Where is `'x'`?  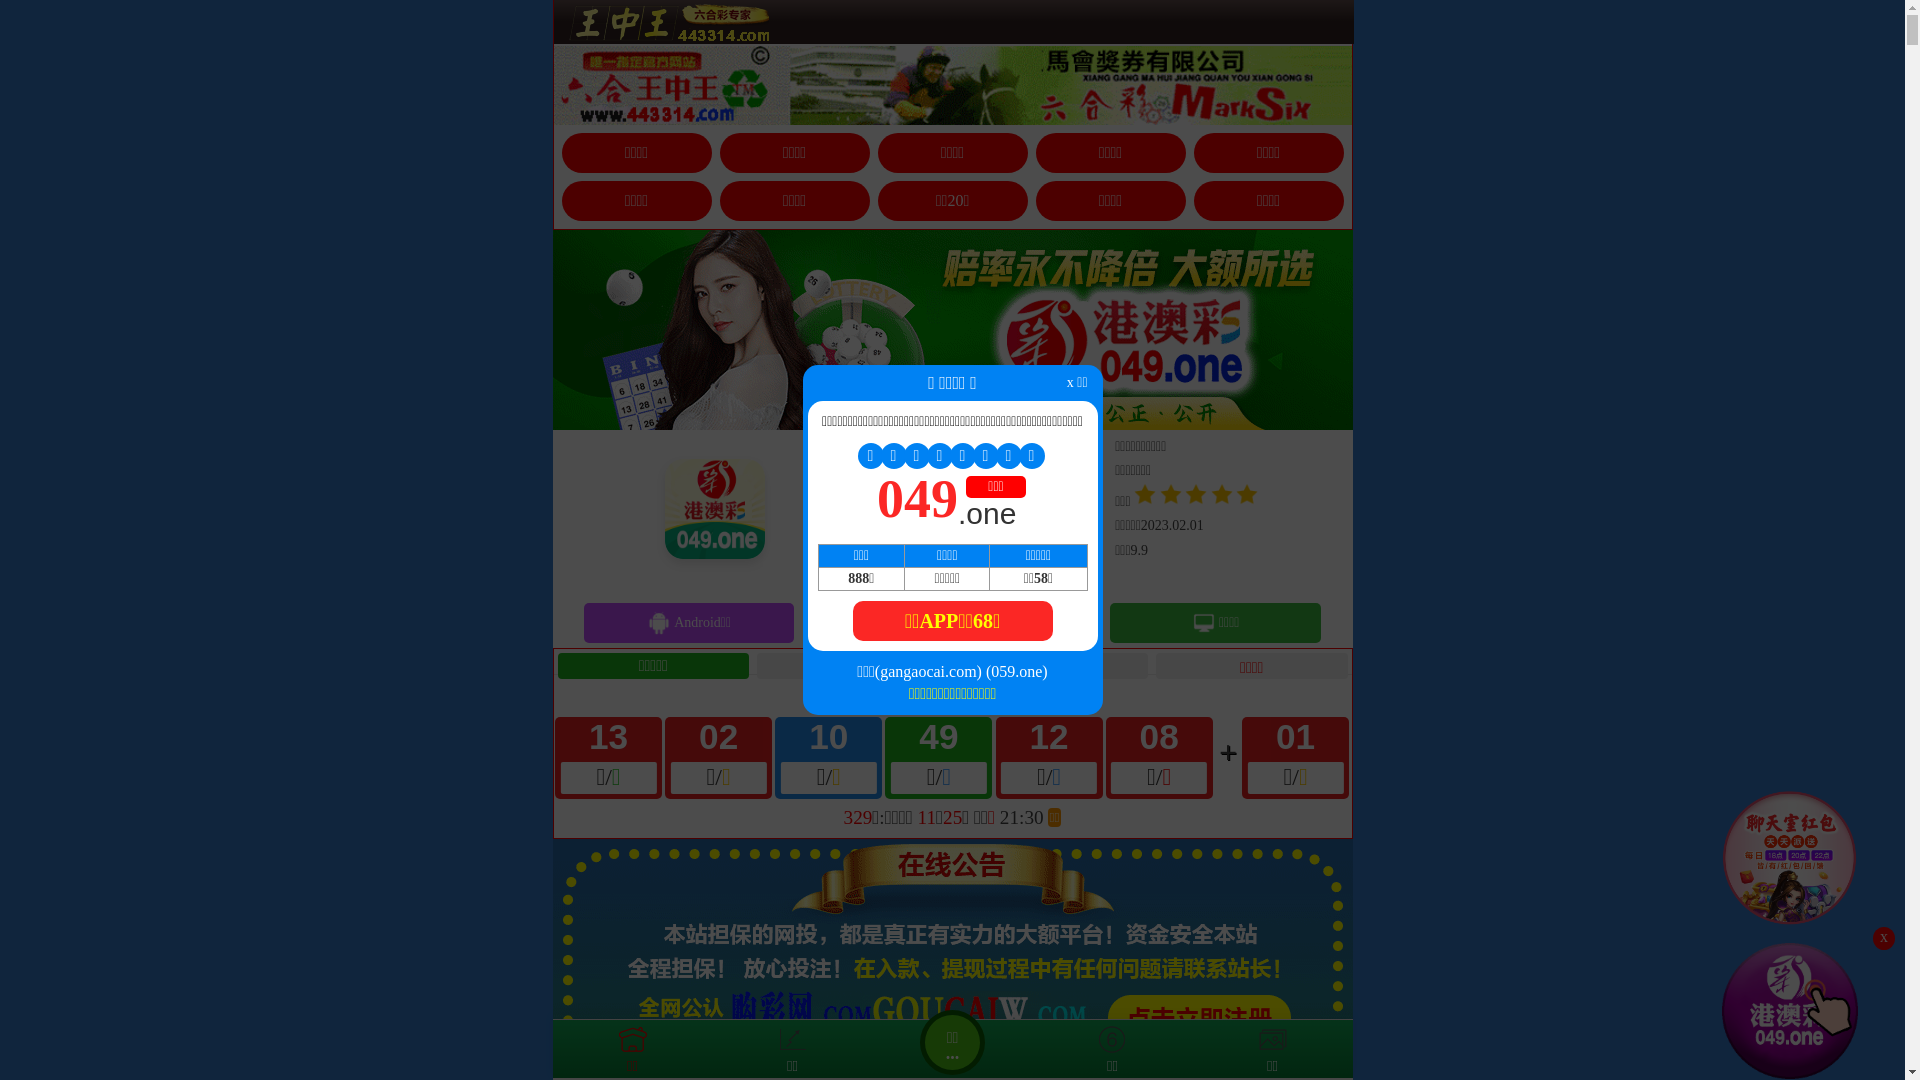
'x' is located at coordinates (1882, 938).